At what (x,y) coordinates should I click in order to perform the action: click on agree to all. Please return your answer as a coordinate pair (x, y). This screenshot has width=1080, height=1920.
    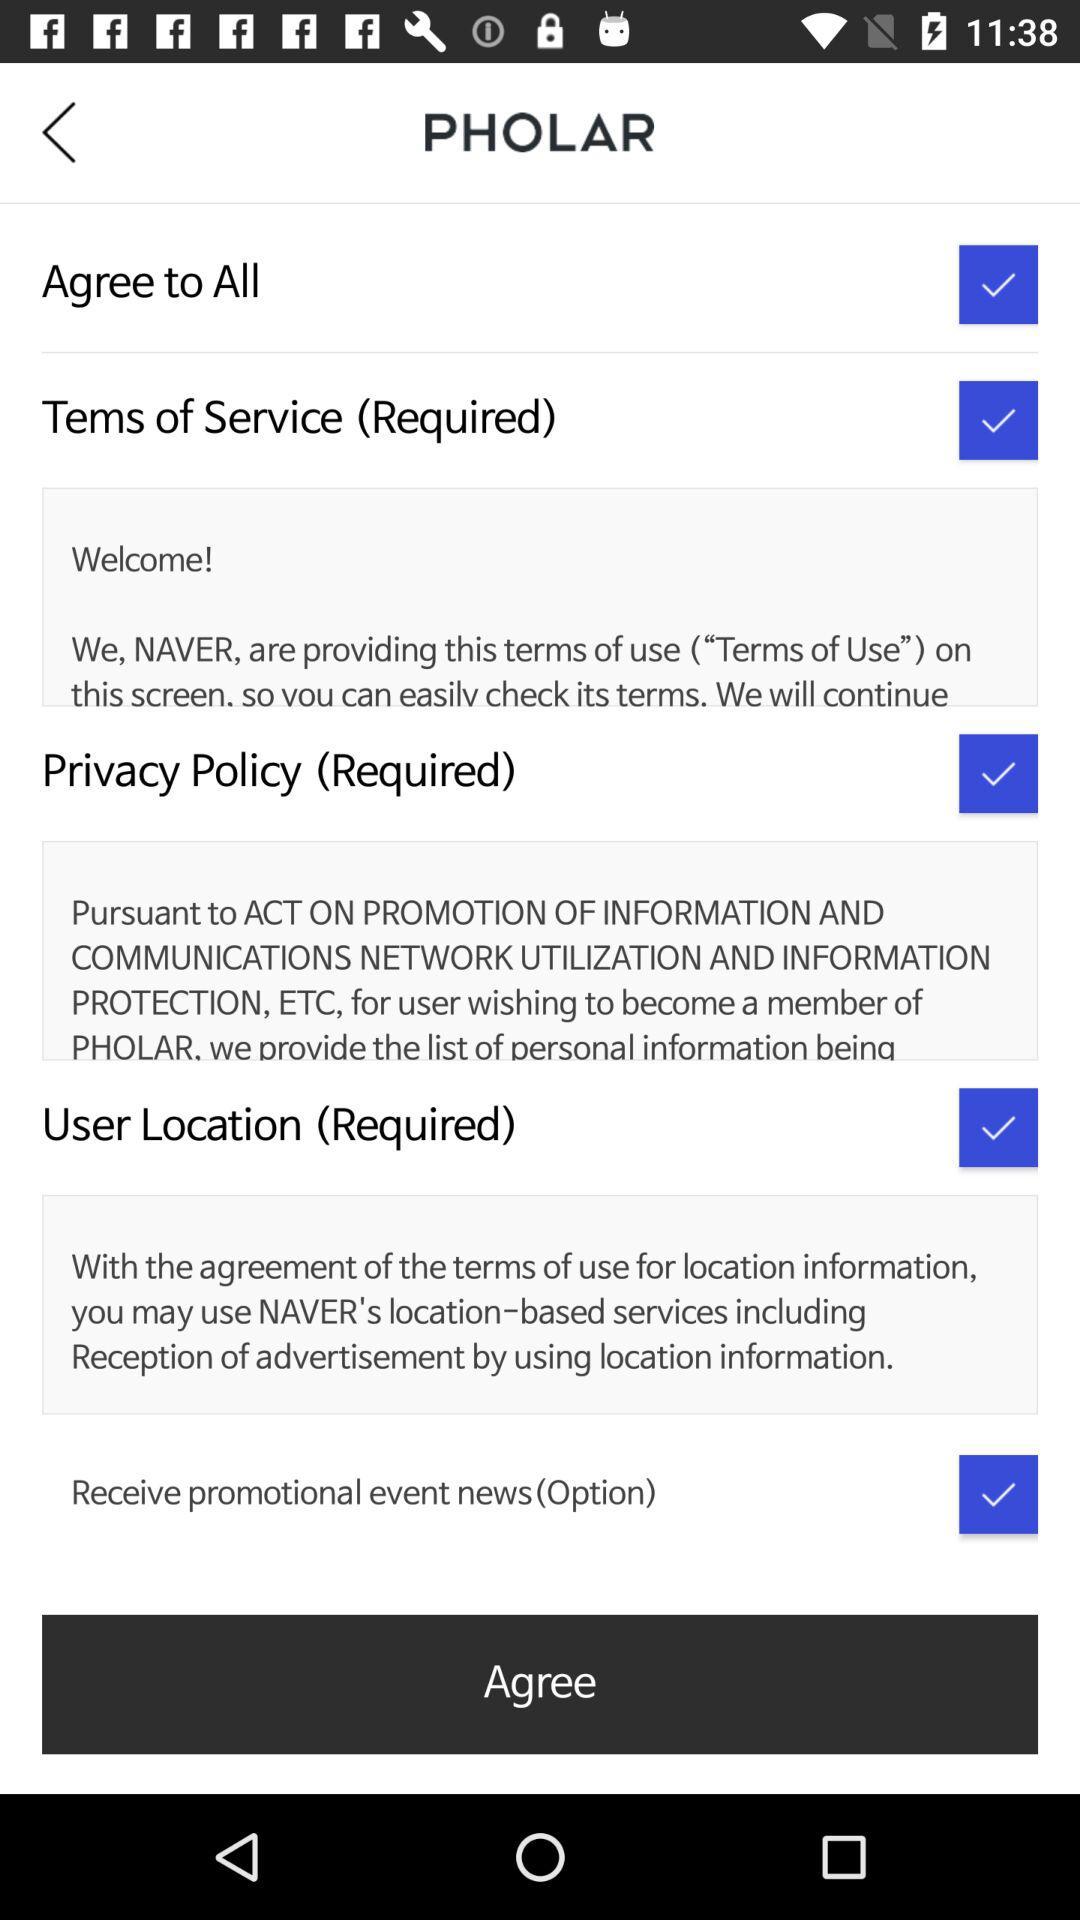
    Looking at the image, I should click on (998, 283).